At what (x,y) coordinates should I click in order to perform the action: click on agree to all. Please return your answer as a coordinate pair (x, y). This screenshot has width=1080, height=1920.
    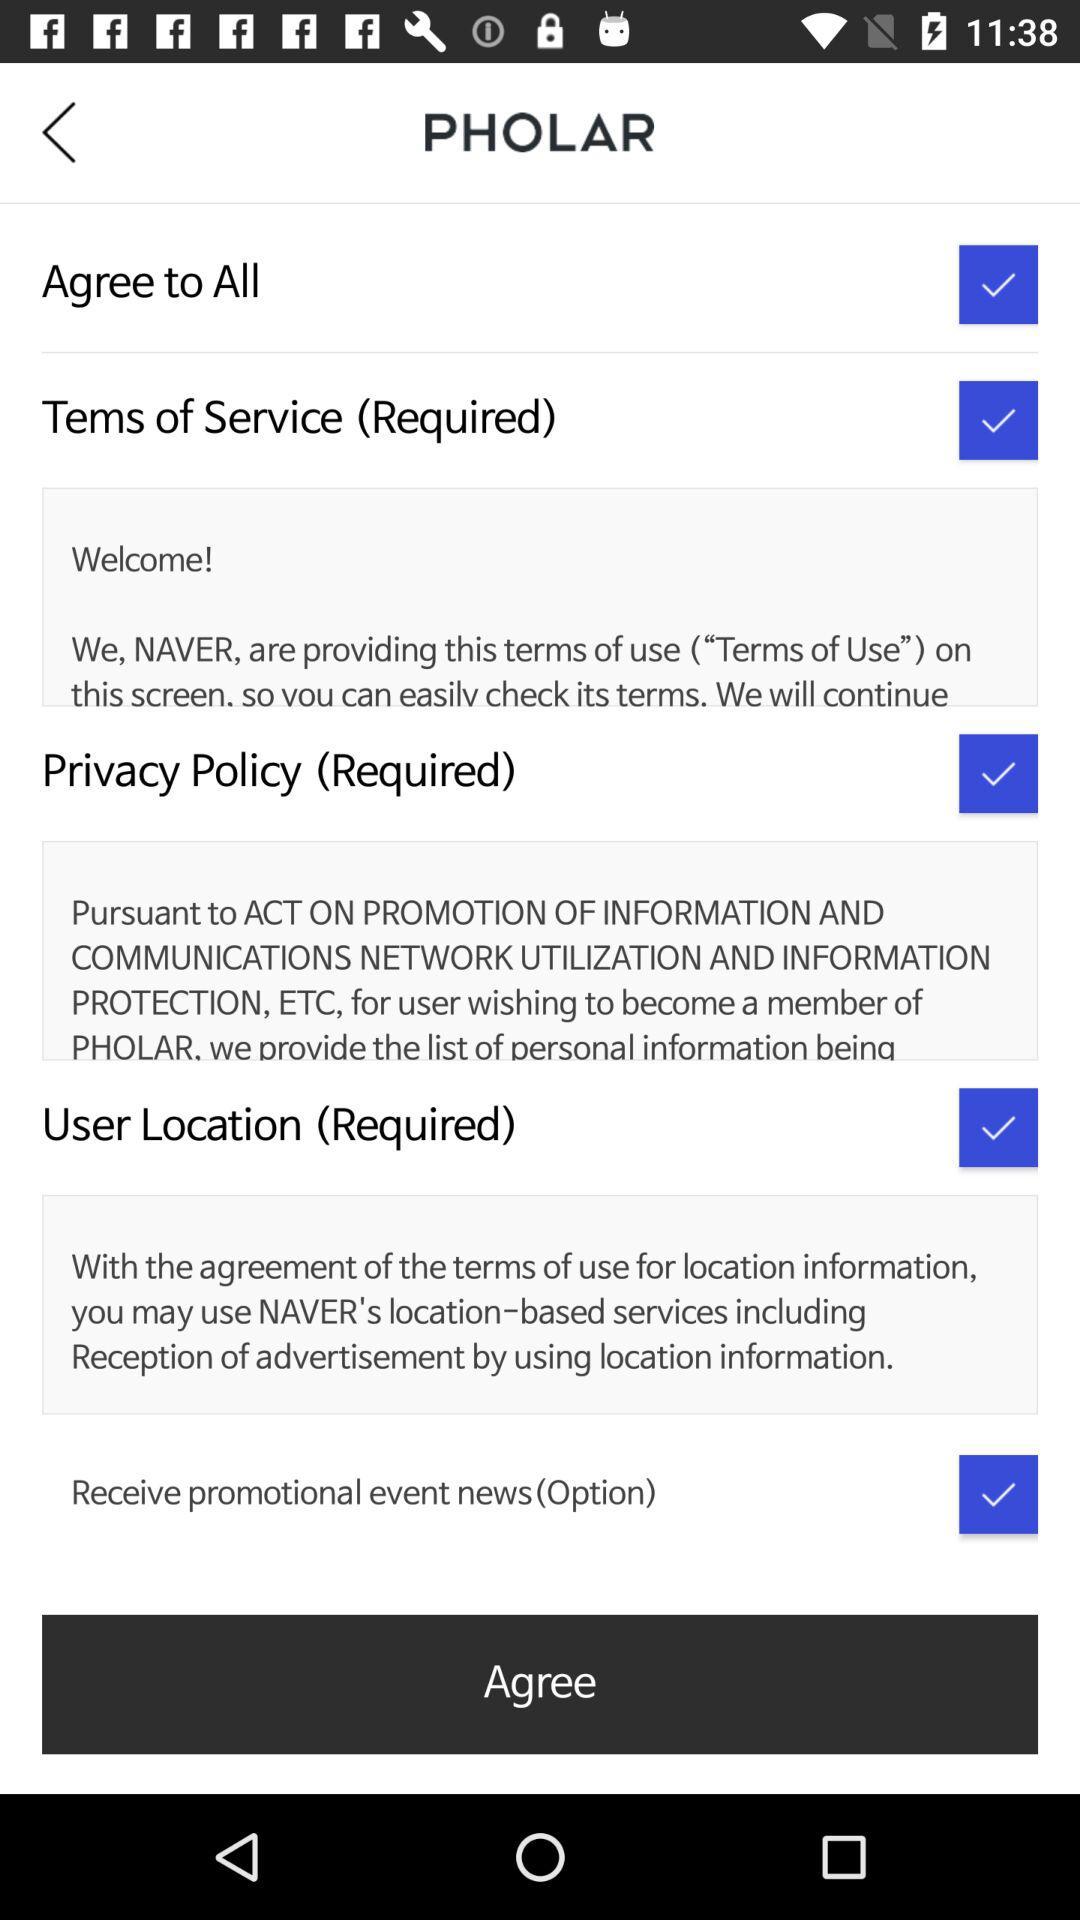
    Looking at the image, I should click on (998, 283).